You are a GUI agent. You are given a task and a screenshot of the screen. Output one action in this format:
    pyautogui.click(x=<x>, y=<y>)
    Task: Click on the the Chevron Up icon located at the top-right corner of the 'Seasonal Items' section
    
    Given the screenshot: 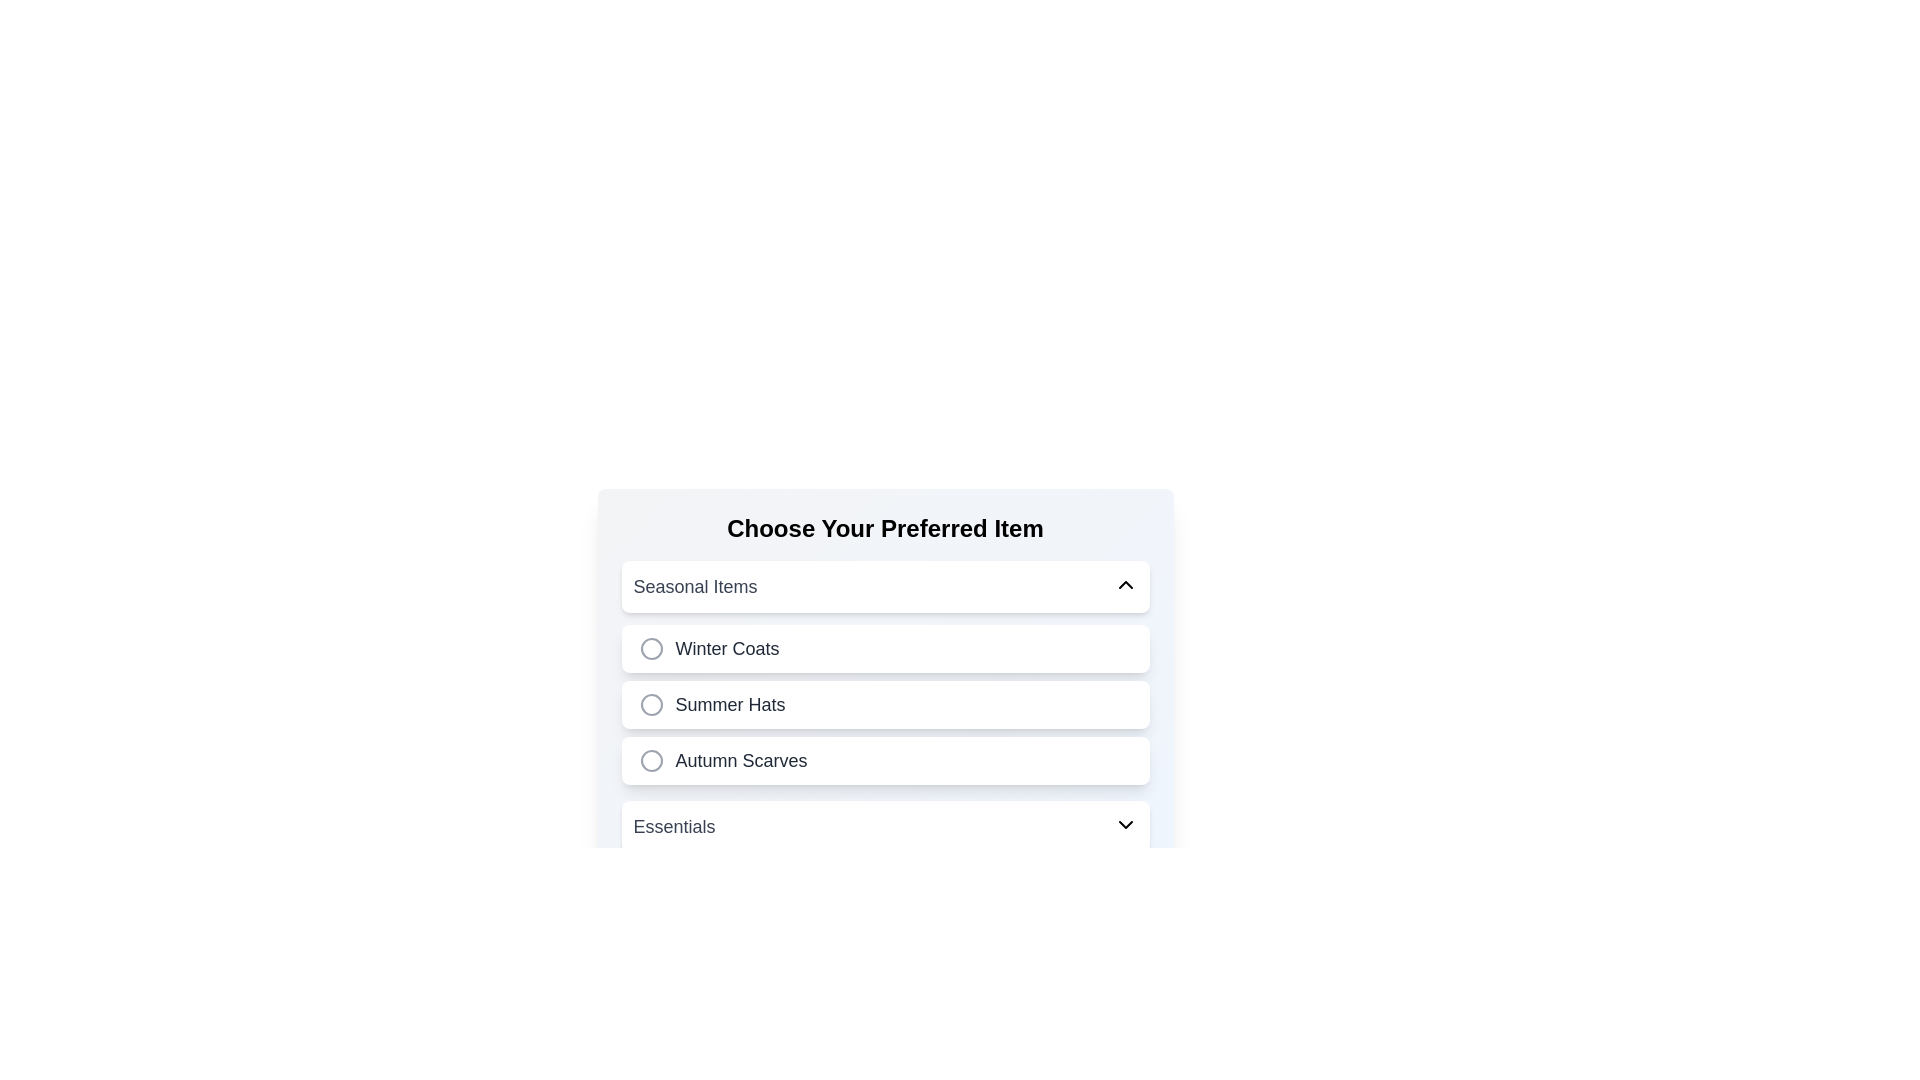 What is the action you would take?
    pyautogui.click(x=1125, y=585)
    